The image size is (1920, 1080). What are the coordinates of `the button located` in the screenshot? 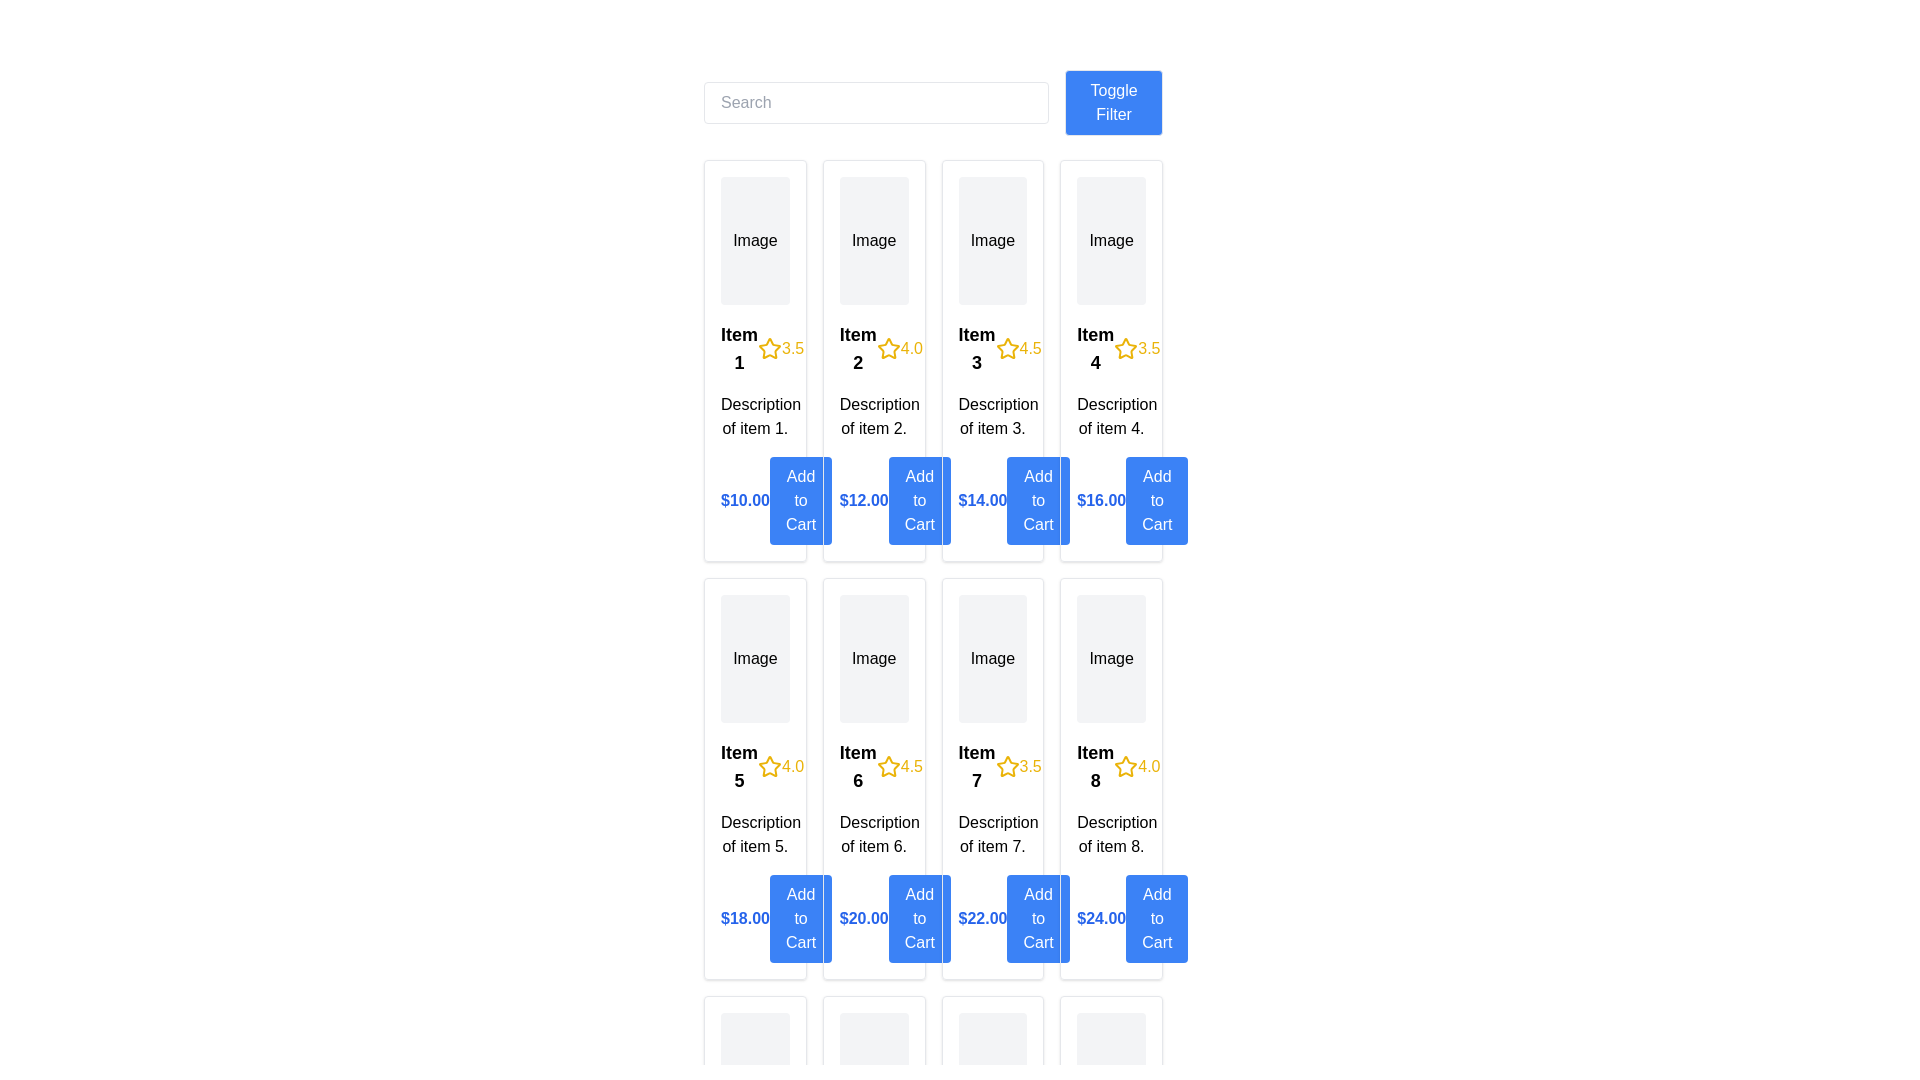 It's located at (918, 918).